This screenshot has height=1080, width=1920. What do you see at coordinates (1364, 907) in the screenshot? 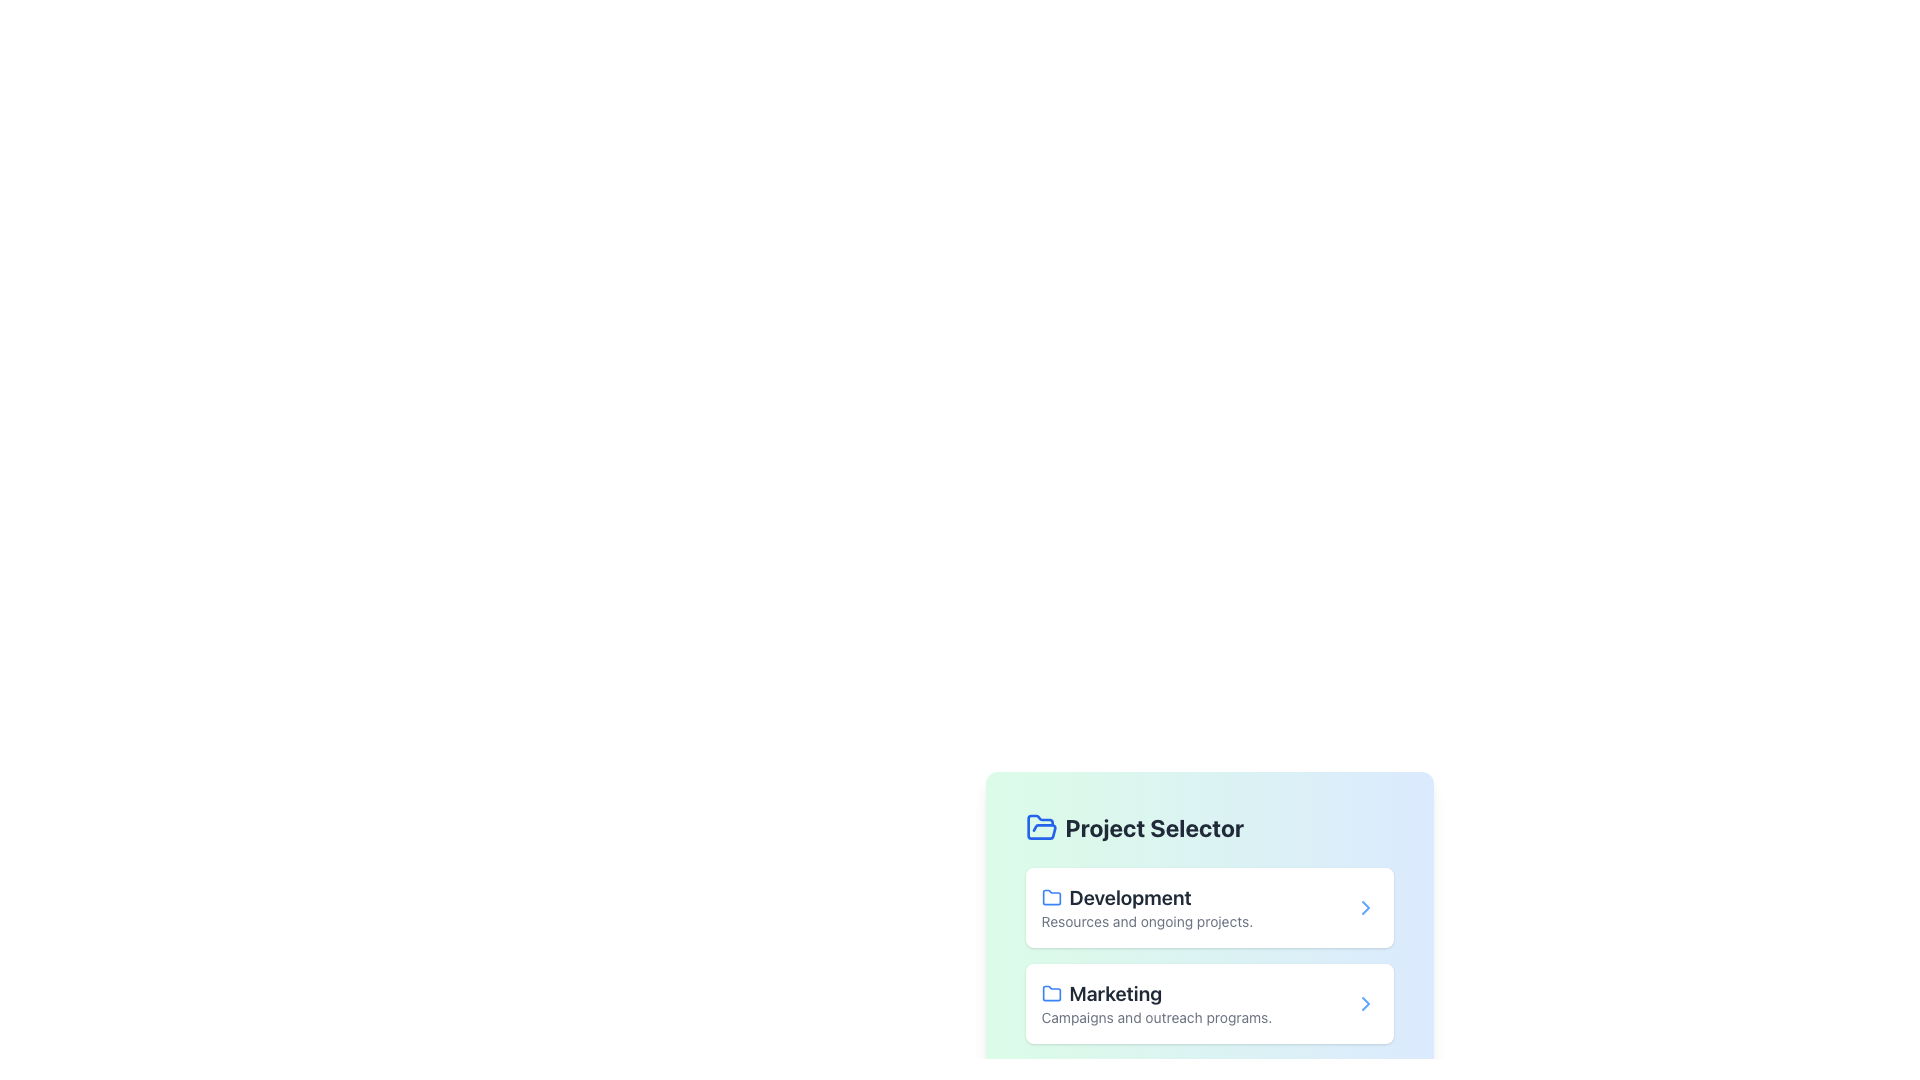
I see `the rightward-pointing blue chevron icon located at the far right of the 'Development' section in the 'Project Selector' panel` at bounding box center [1364, 907].